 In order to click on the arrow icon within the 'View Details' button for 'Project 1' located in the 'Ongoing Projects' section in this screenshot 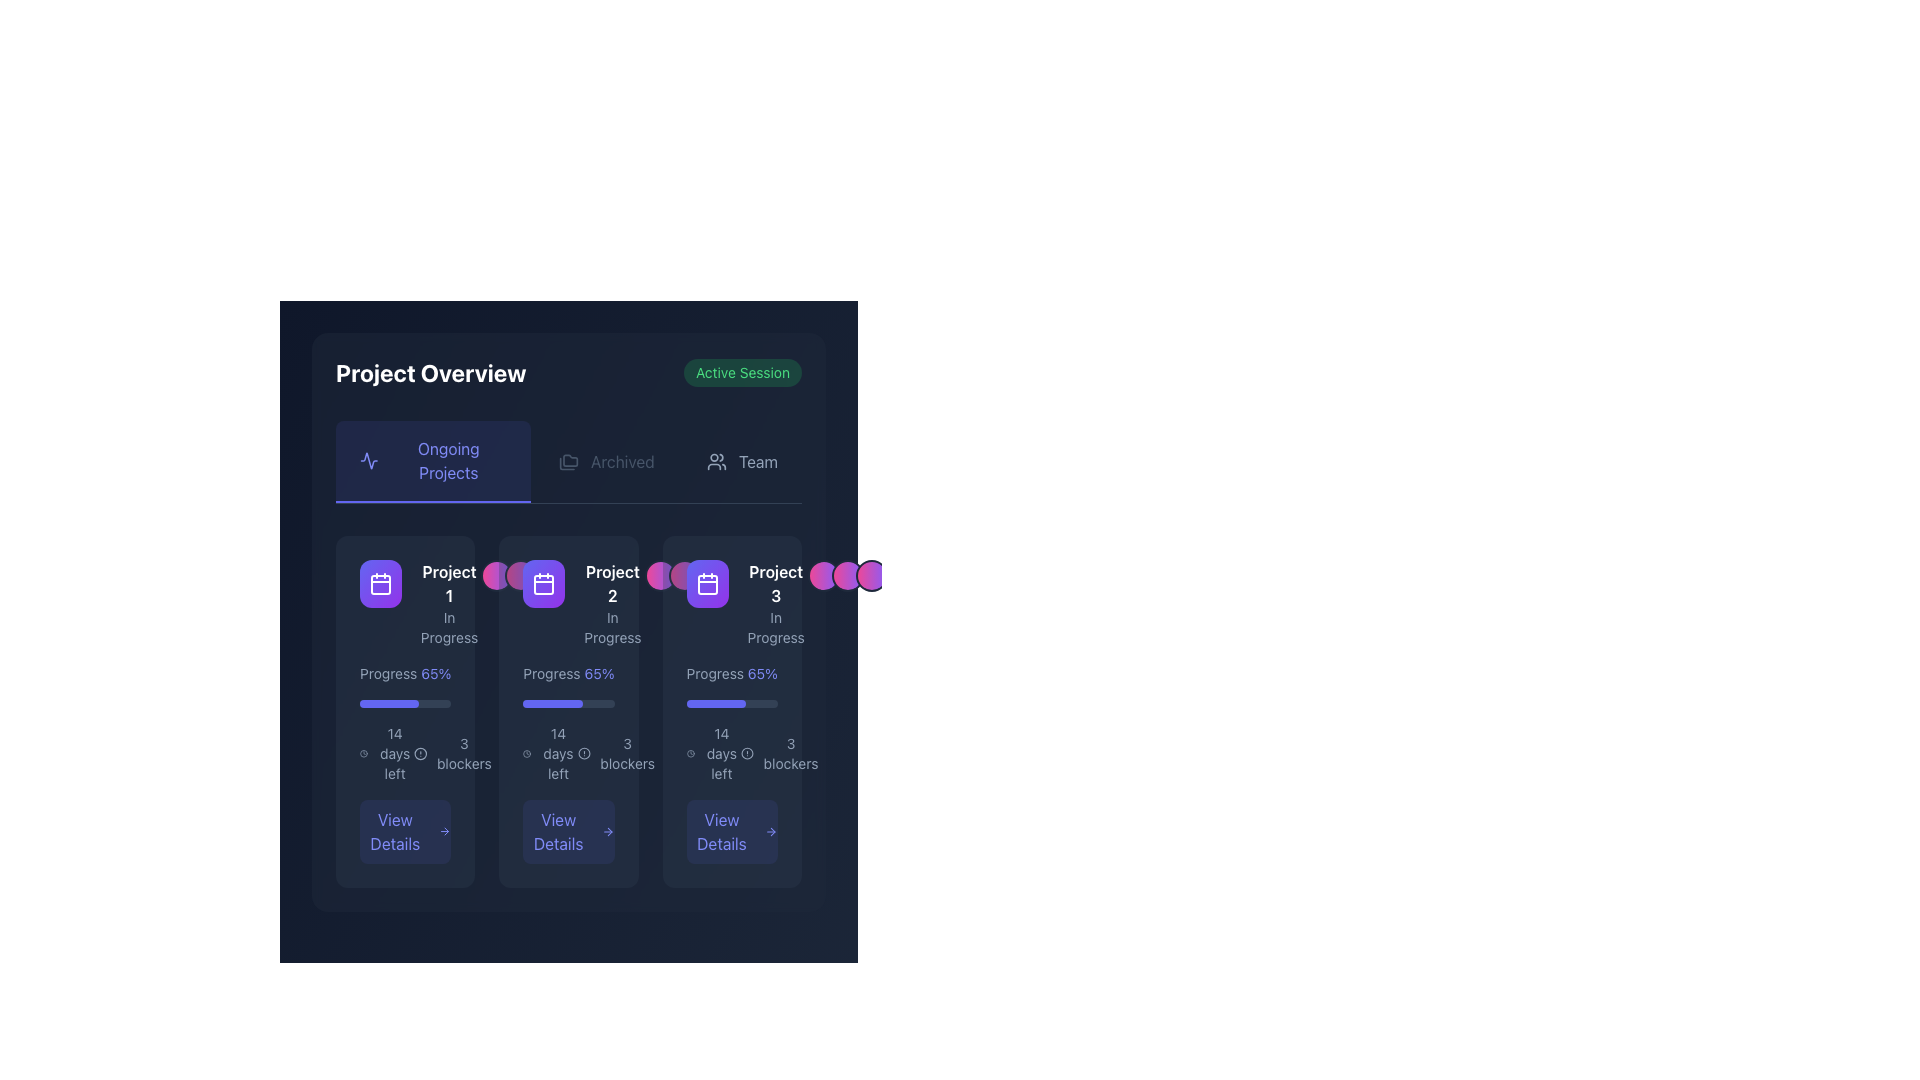, I will do `click(444, 832)`.